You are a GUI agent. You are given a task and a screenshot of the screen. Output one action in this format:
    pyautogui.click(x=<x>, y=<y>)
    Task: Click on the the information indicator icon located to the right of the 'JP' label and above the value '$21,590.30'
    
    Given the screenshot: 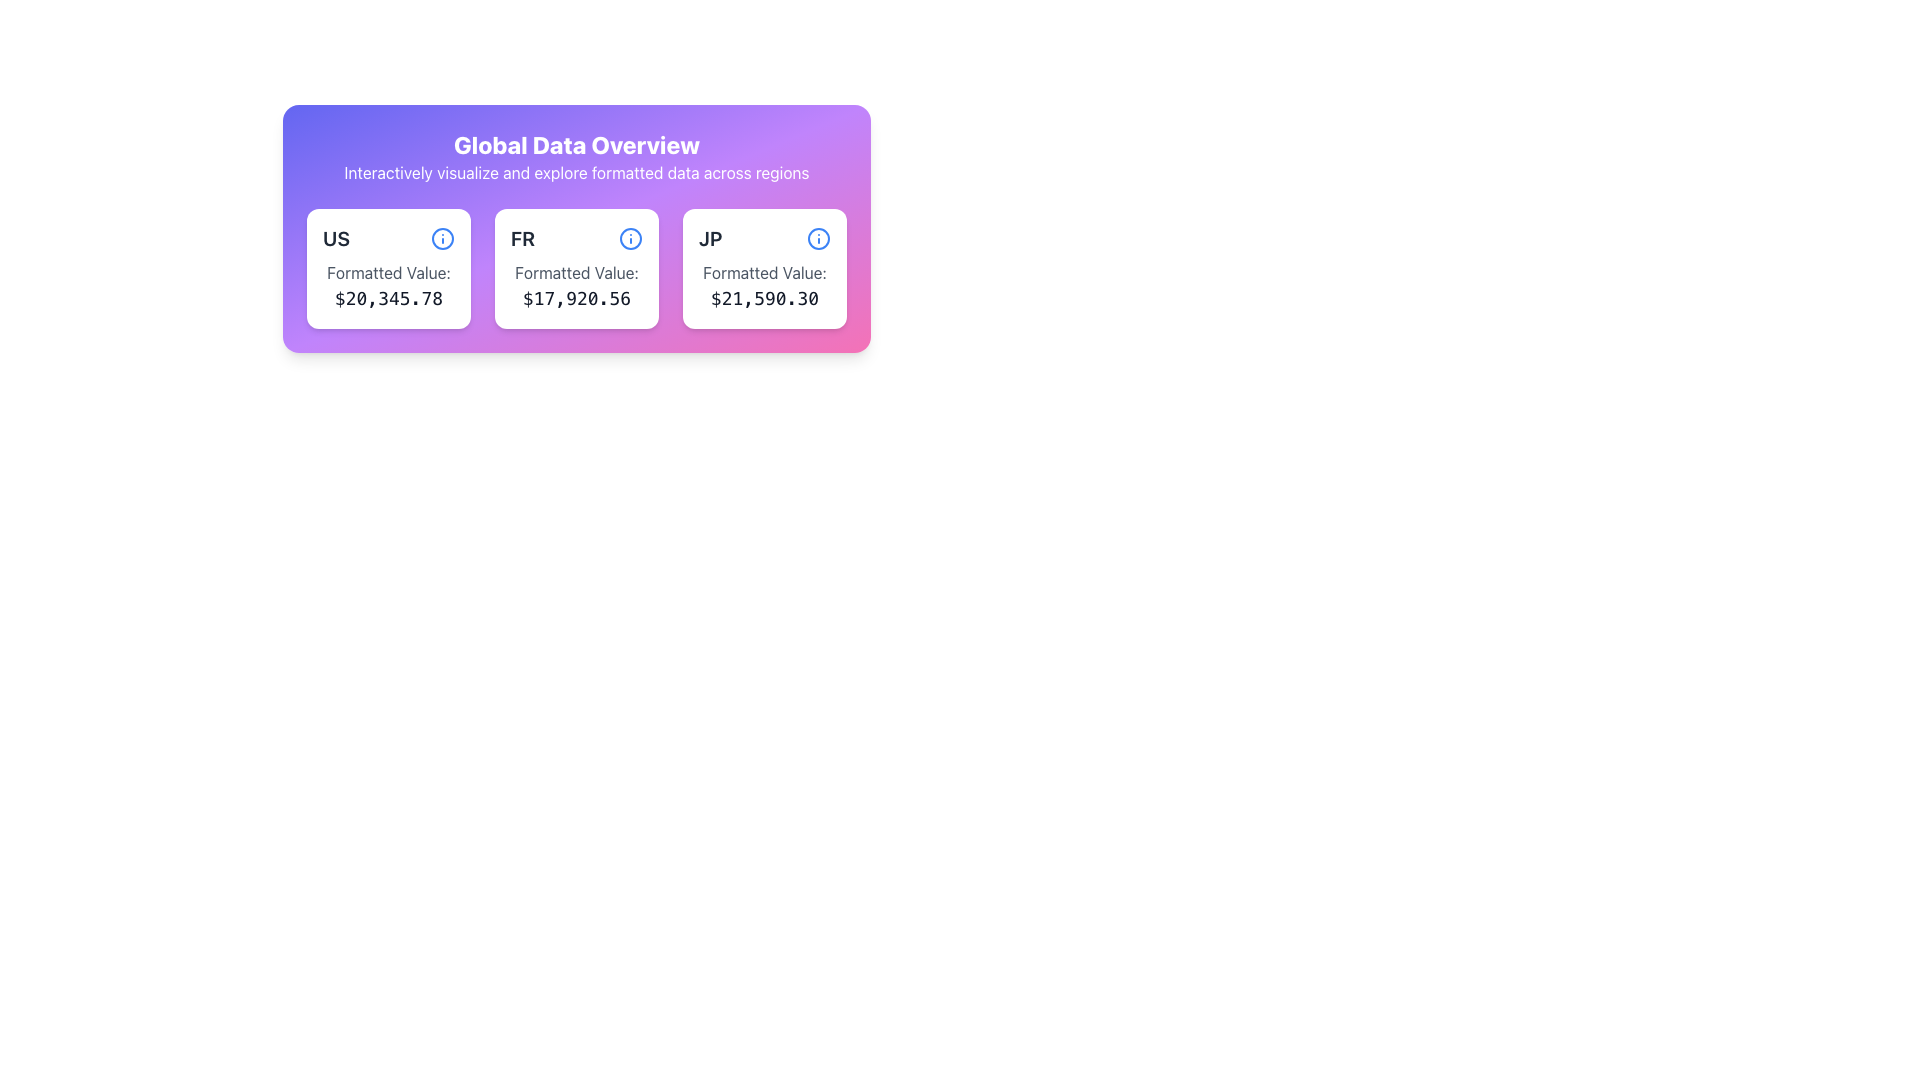 What is the action you would take?
    pyautogui.click(x=819, y=238)
    